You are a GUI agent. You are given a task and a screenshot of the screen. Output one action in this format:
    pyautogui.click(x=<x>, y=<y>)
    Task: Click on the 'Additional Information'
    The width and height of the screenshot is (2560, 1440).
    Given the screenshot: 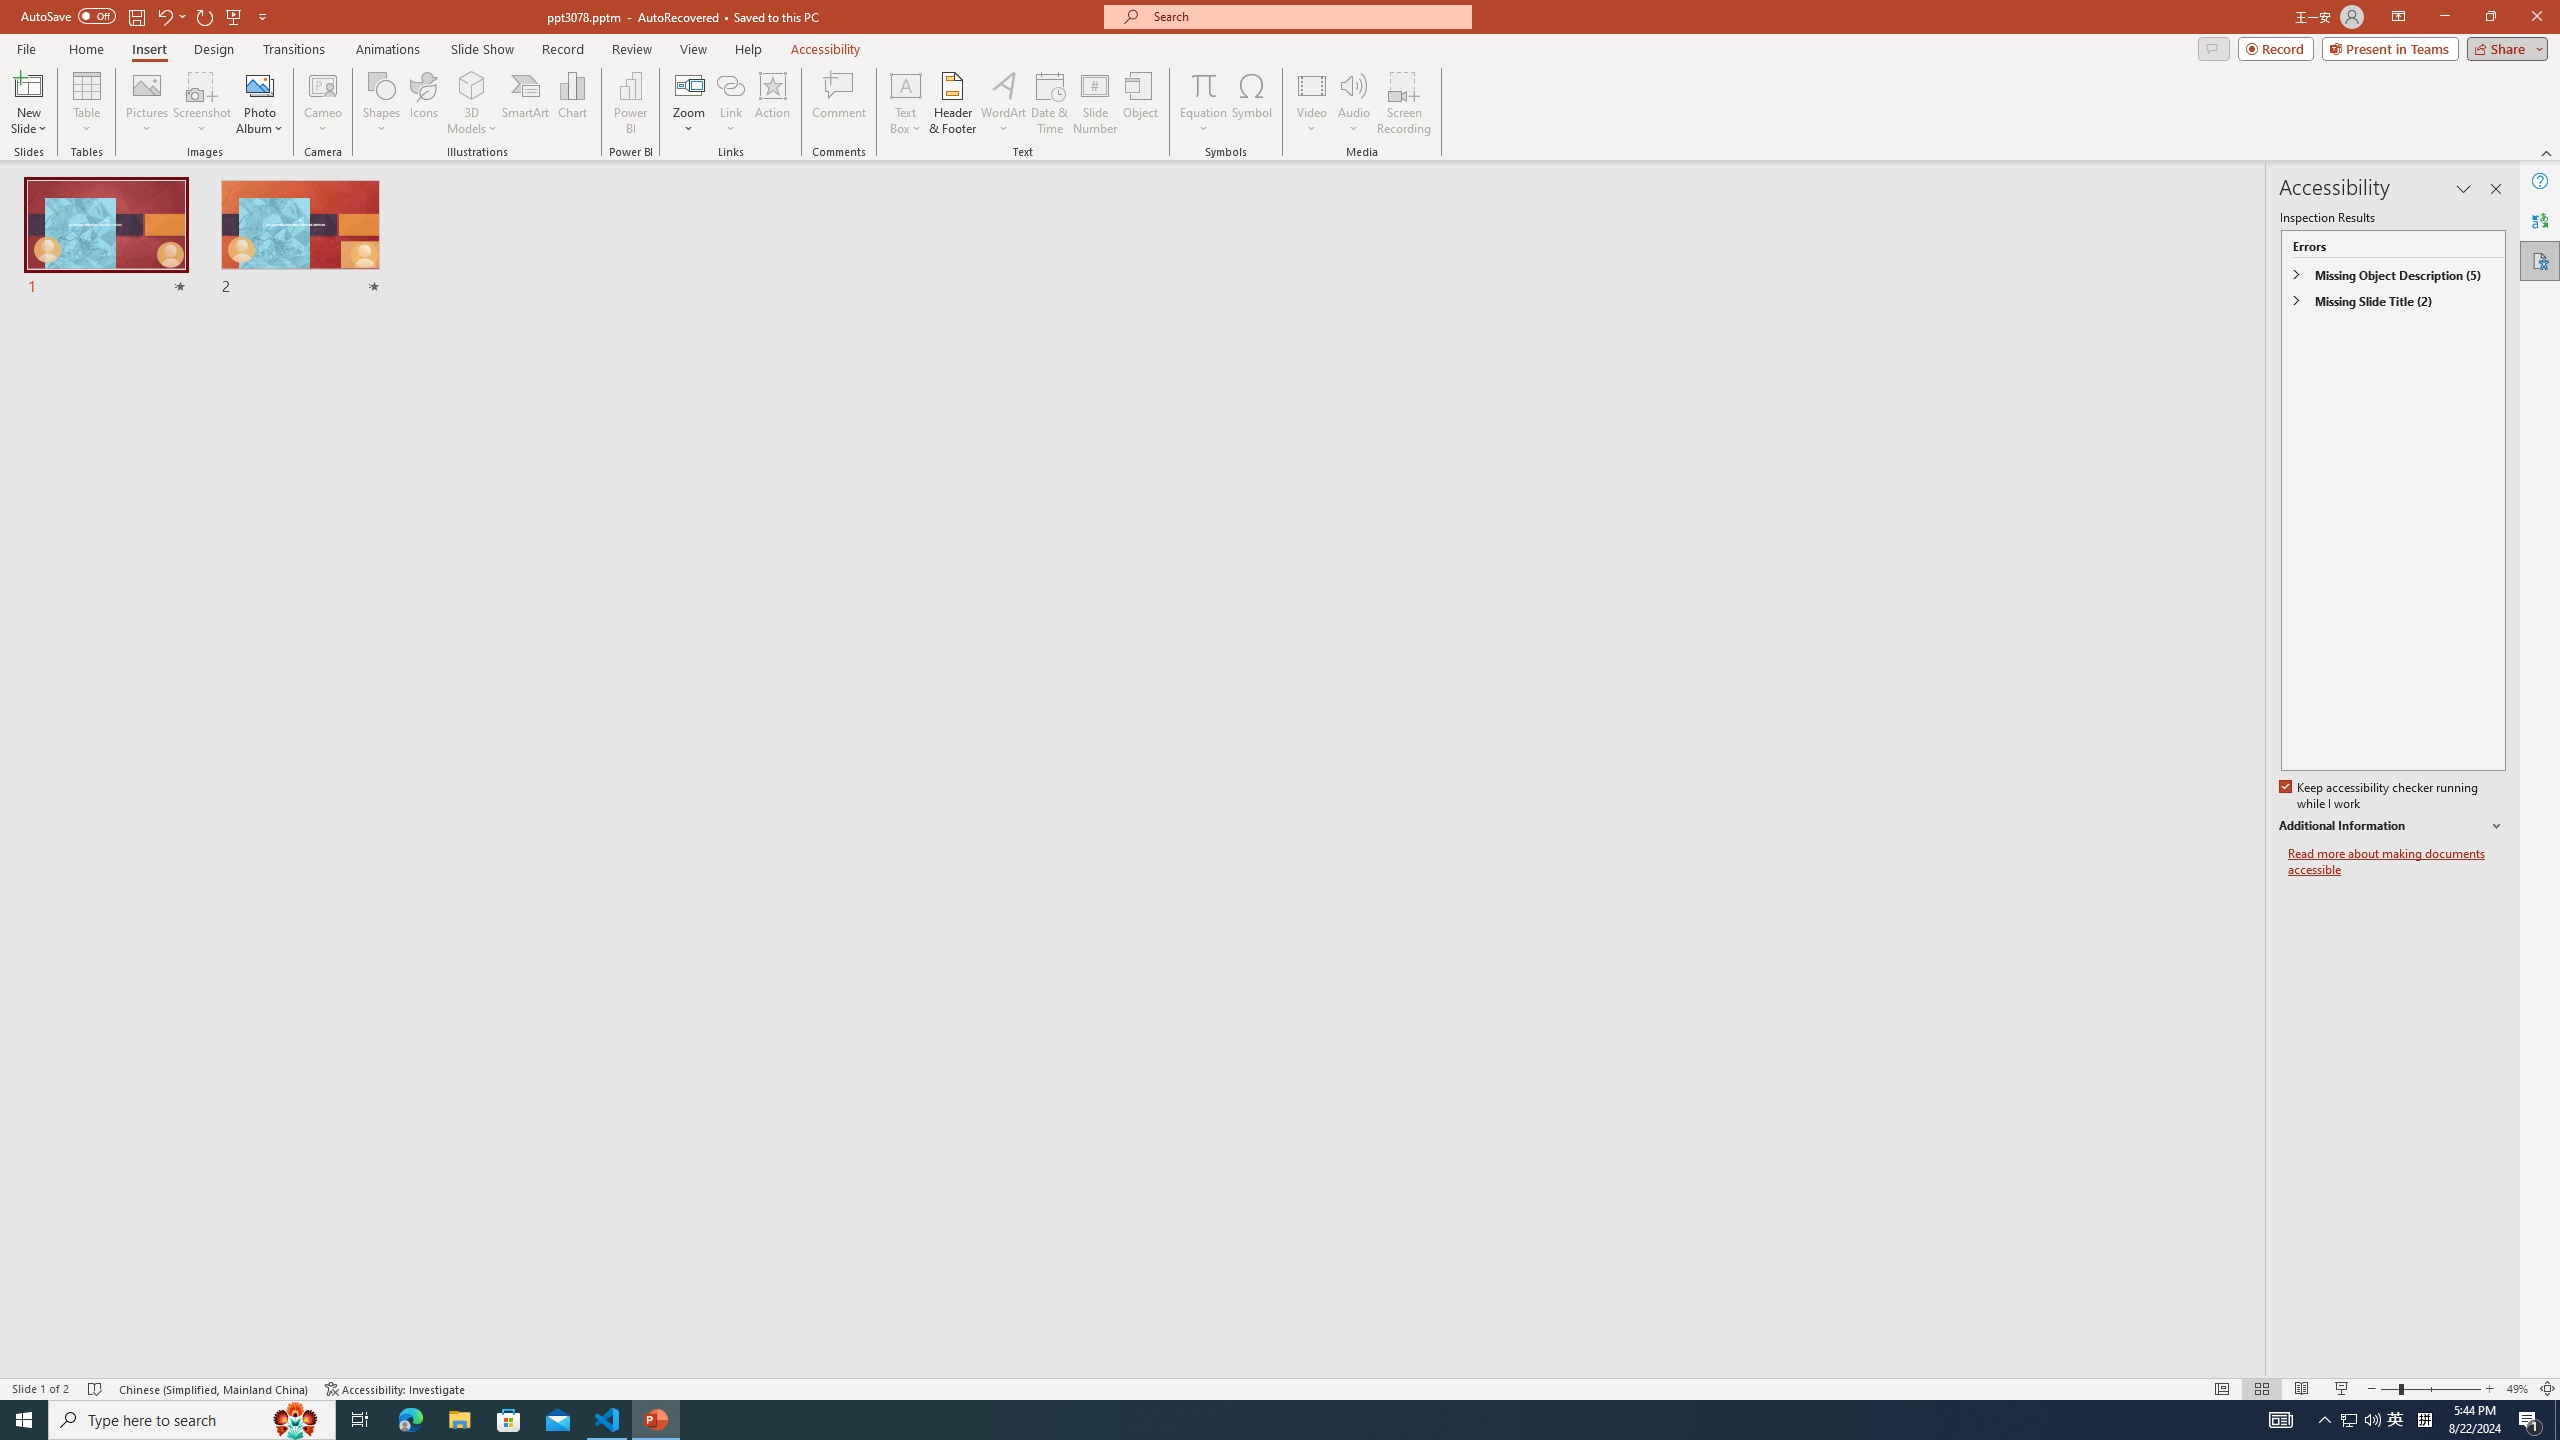 What is the action you would take?
    pyautogui.click(x=2392, y=826)
    